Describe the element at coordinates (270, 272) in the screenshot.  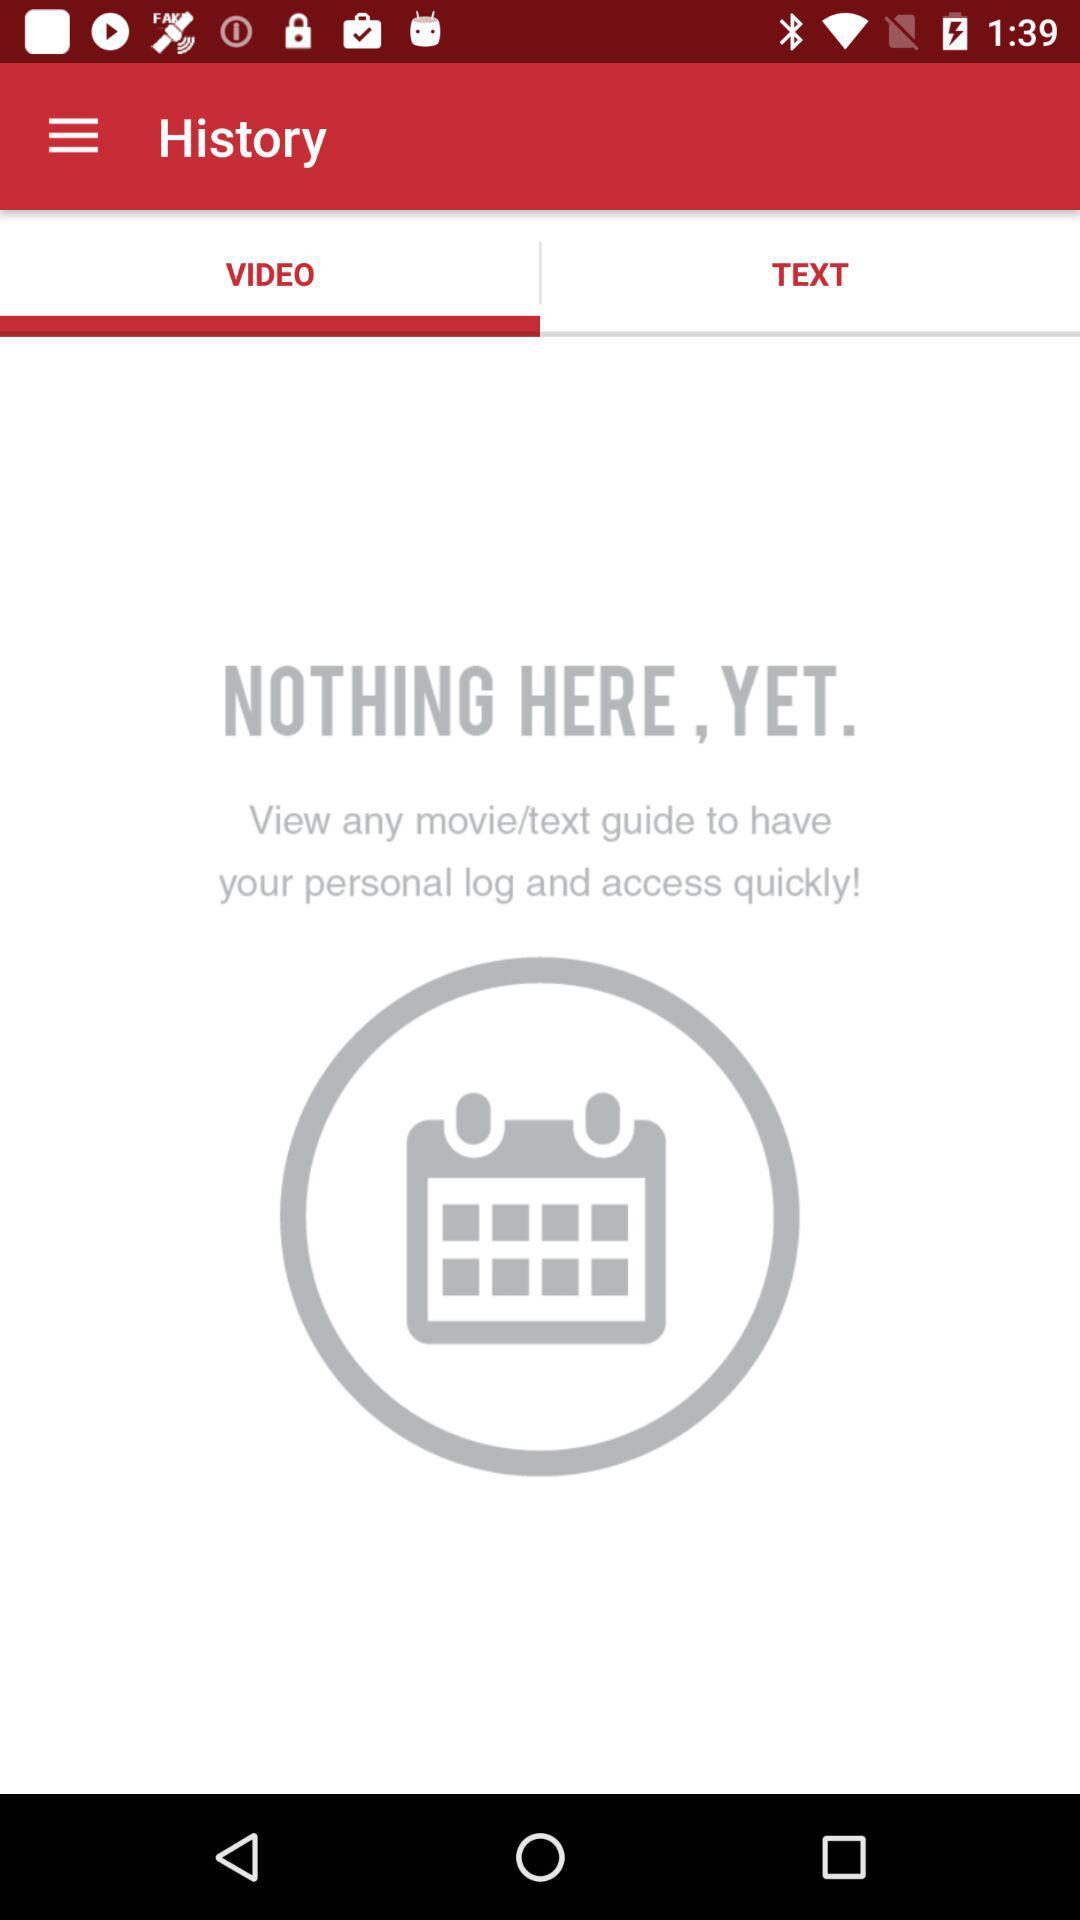
I see `the app to the left of text item` at that location.